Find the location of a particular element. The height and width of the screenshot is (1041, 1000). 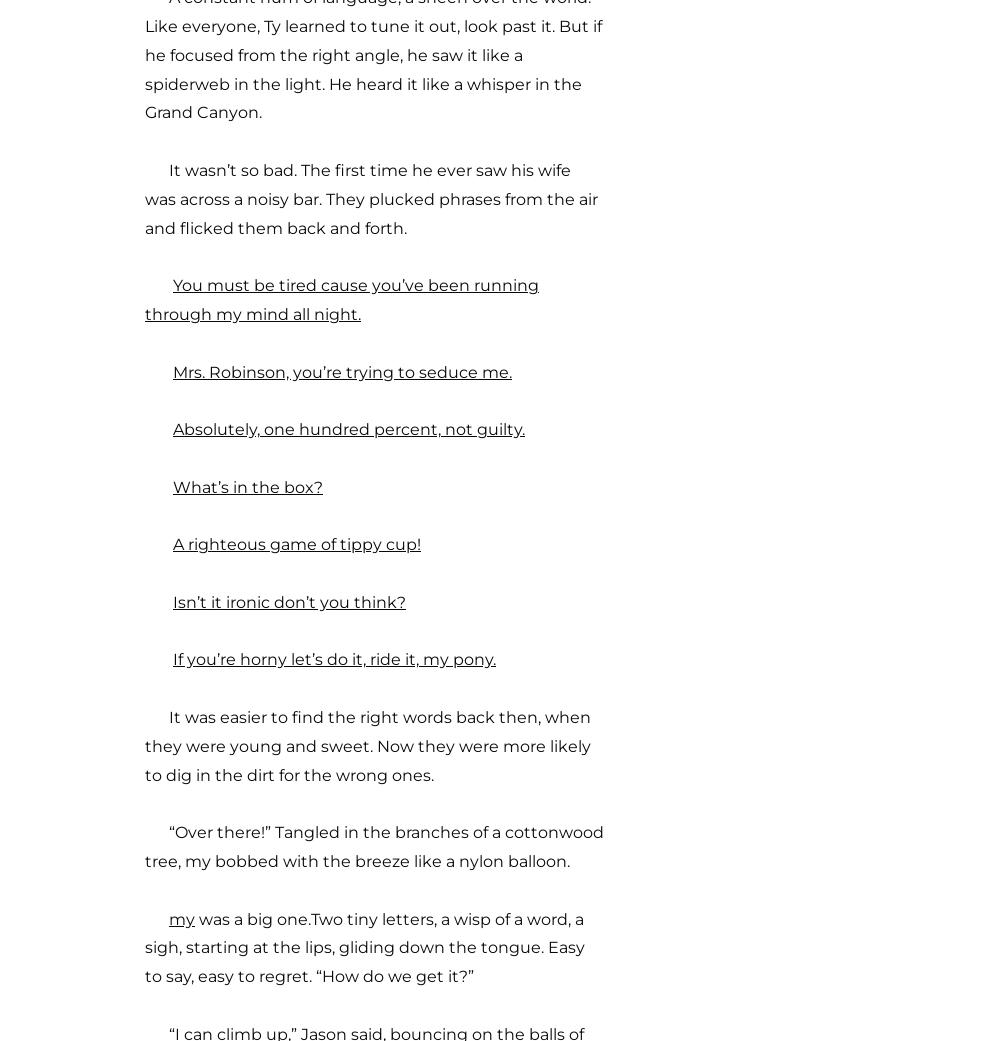

'my' is located at coordinates (182, 917).